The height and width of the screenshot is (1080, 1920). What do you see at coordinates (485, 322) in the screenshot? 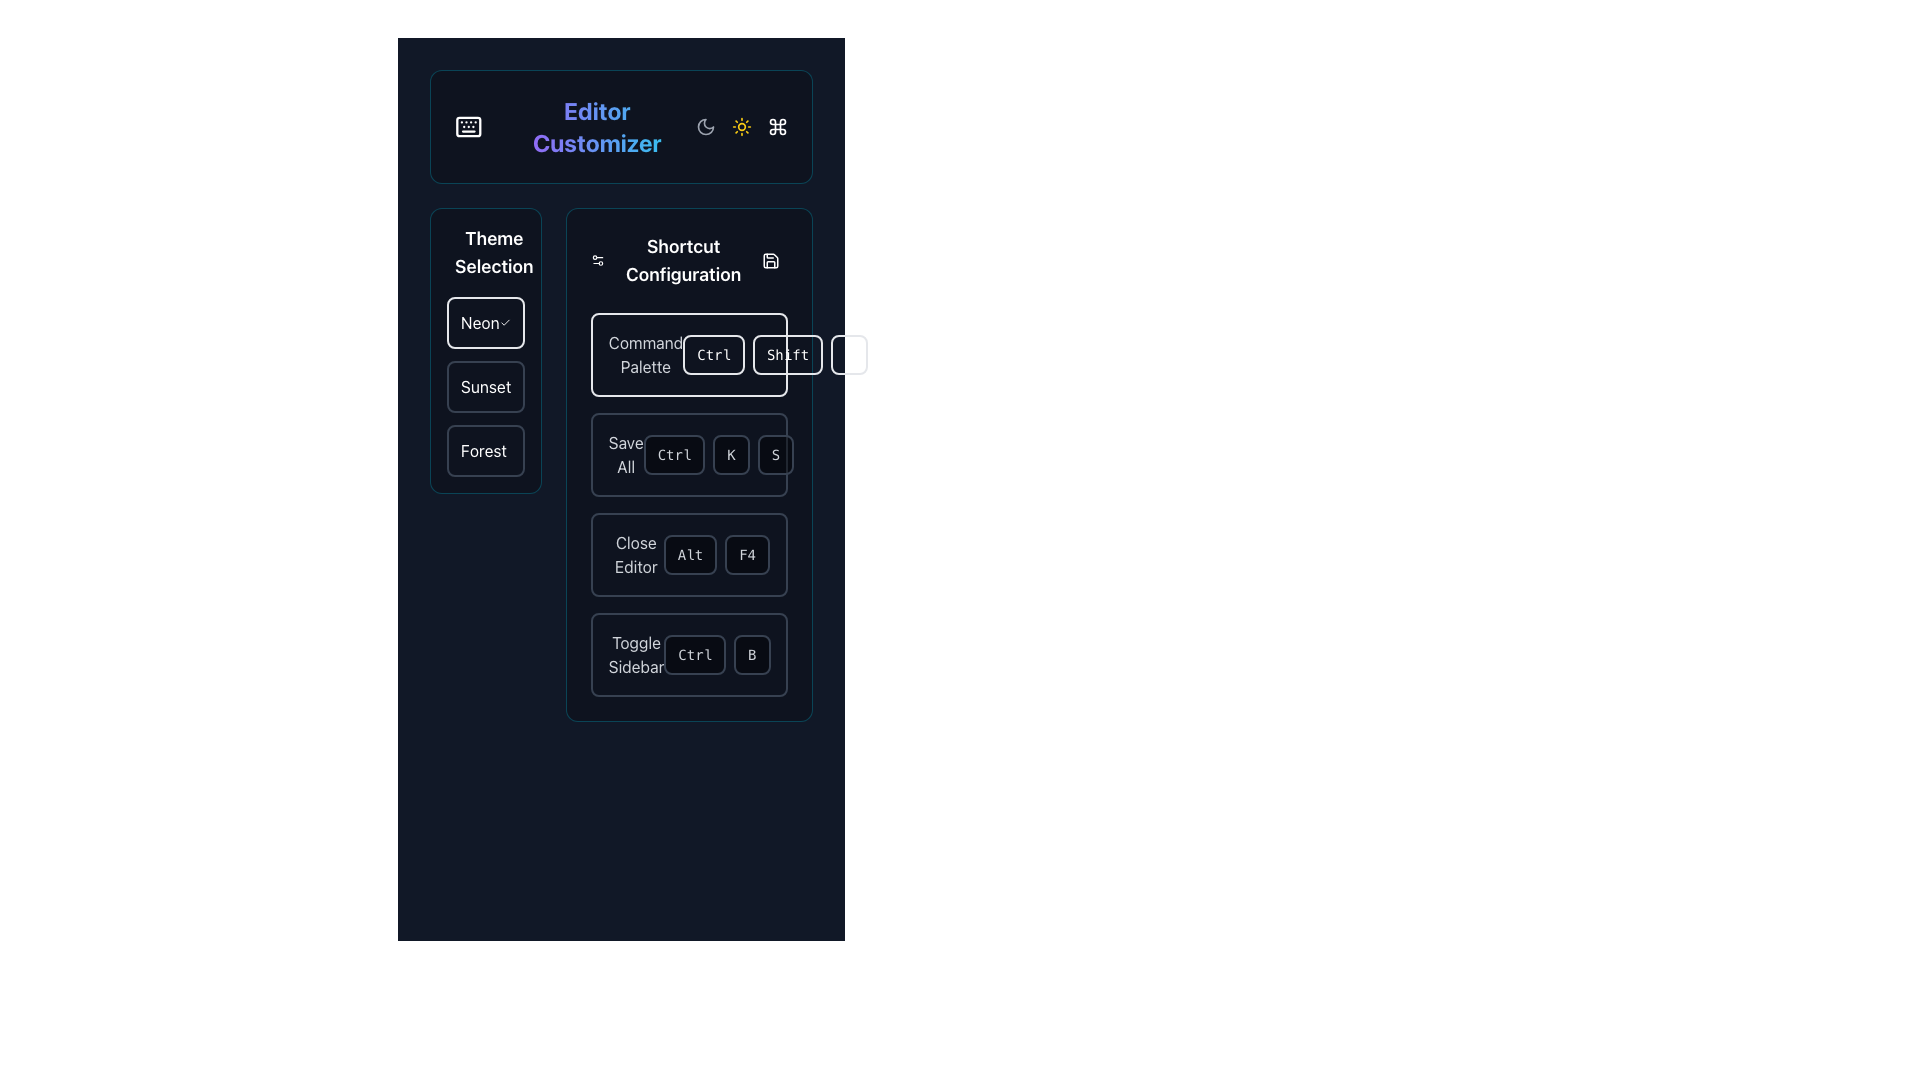
I see `the button` at bounding box center [485, 322].